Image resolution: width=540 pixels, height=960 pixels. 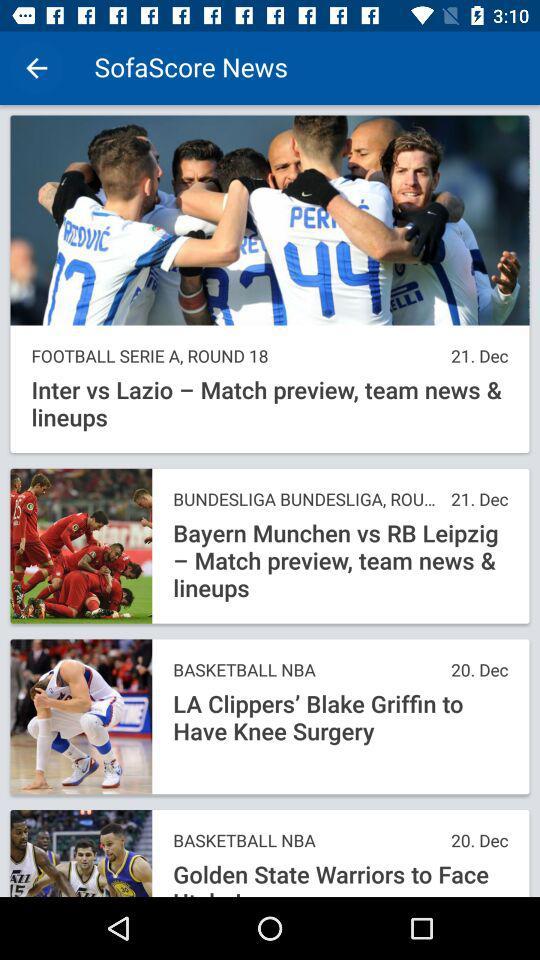 What do you see at coordinates (36, 68) in the screenshot?
I see `the icon at the top left corner` at bounding box center [36, 68].